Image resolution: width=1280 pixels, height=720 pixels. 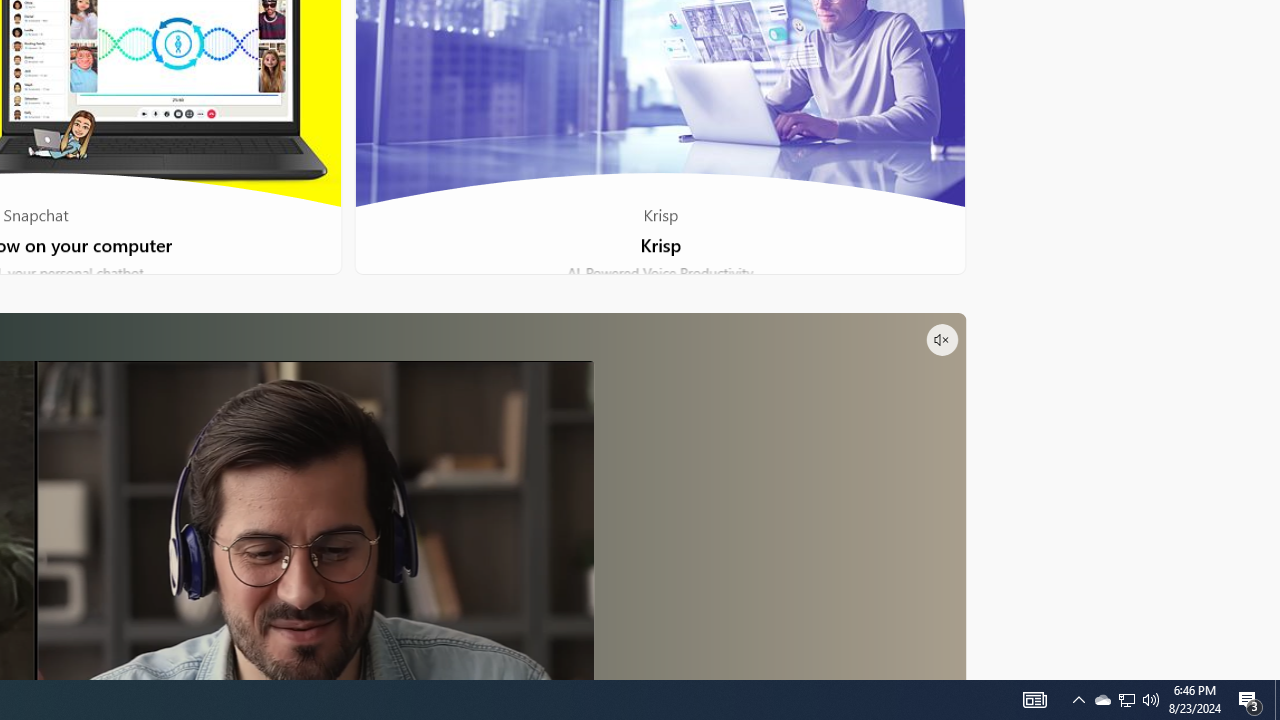 I want to click on 'Unmute', so click(x=940, y=338).